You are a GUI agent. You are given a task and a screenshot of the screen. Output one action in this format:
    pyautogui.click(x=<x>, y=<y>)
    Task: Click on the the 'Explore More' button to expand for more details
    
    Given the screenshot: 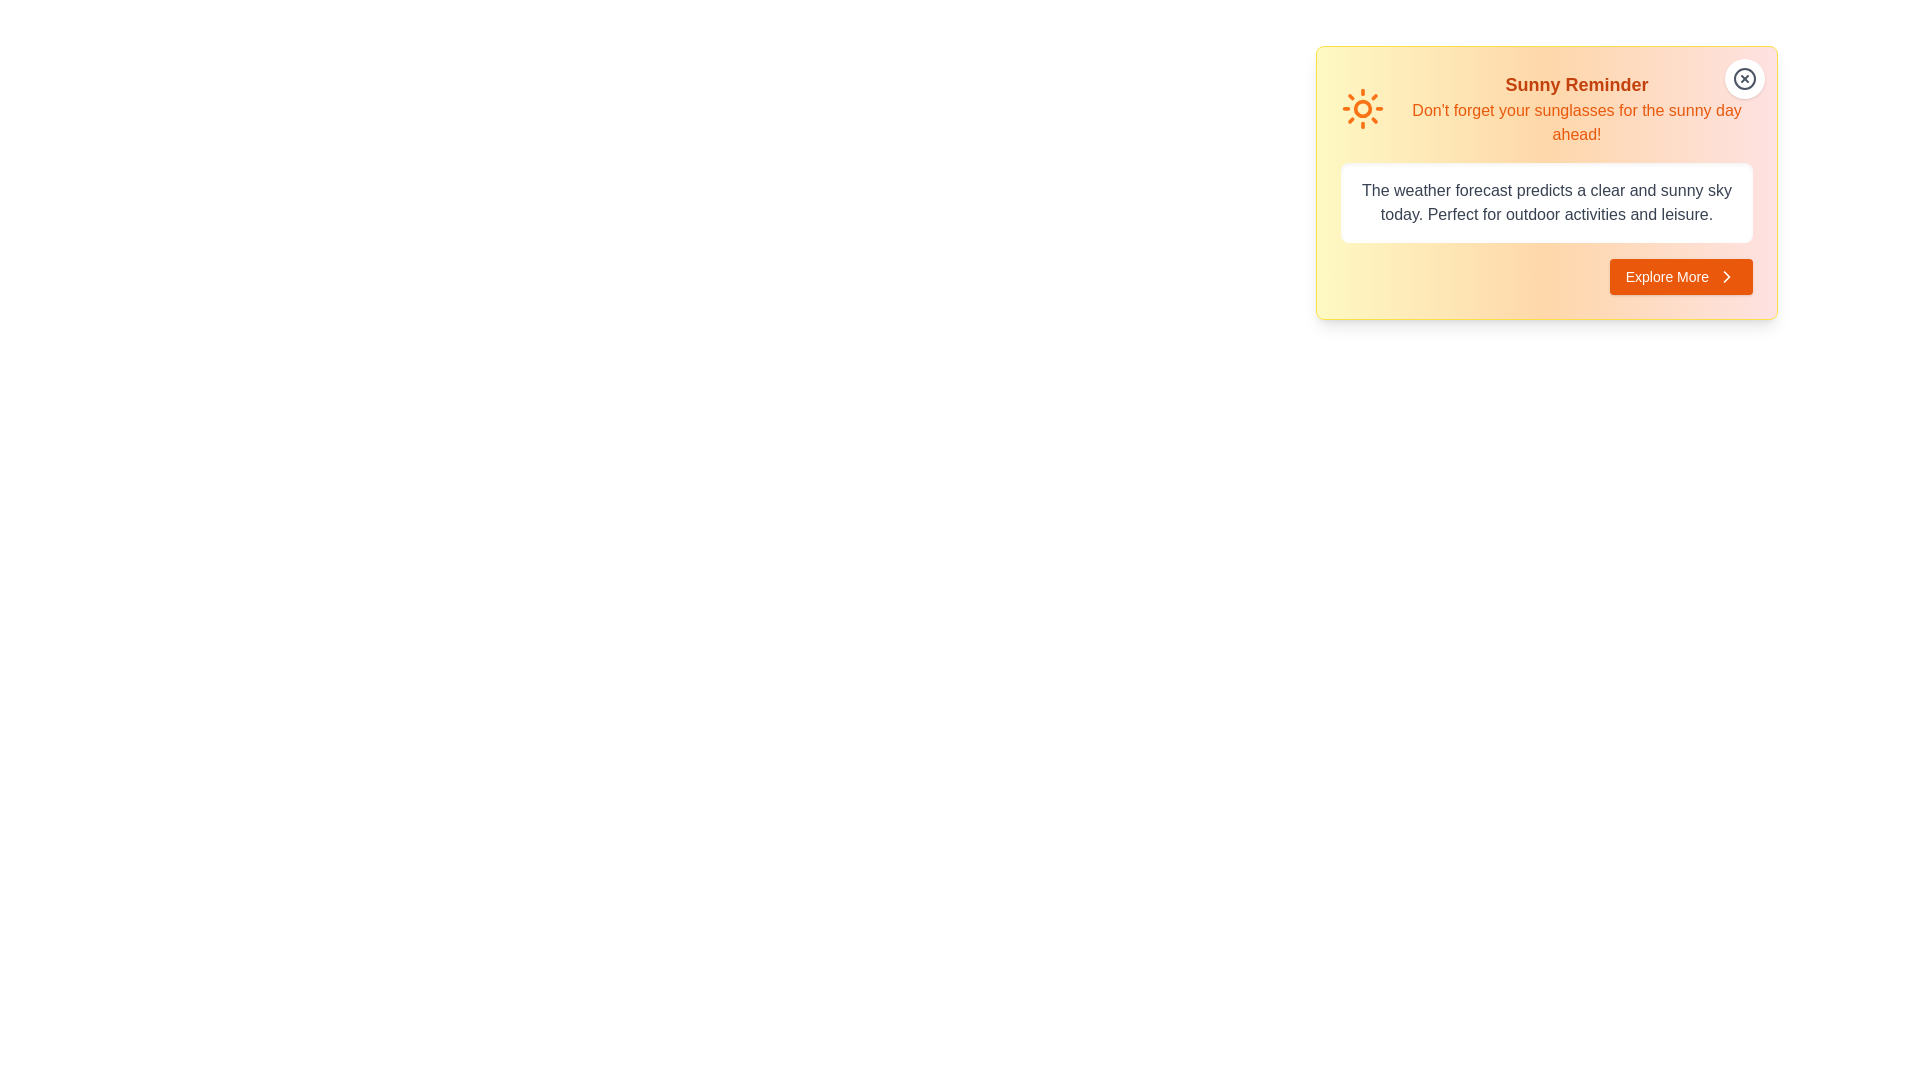 What is the action you would take?
    pyautogui.click(x=1680, y=277)
    